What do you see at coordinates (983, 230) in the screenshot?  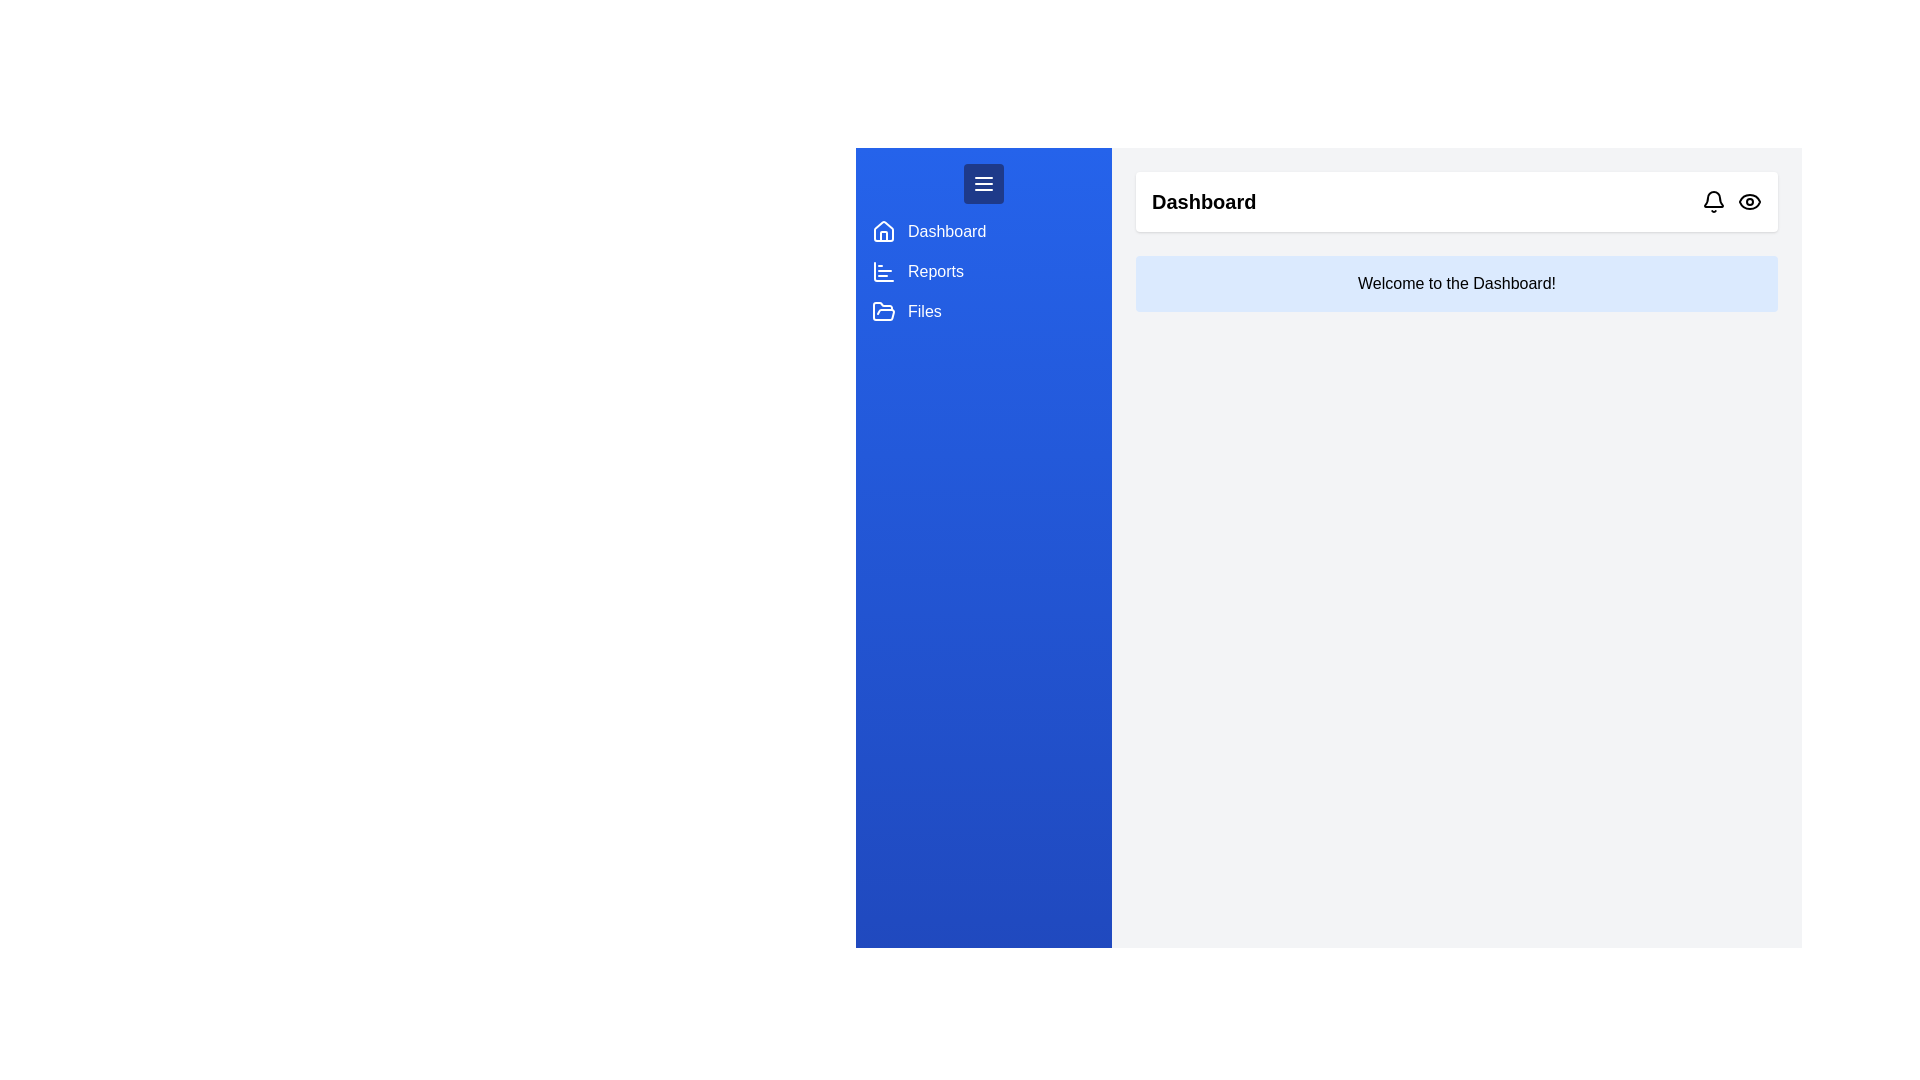 I see `the first navigation link in the left-hand panel` at bounding box center [983, 230].